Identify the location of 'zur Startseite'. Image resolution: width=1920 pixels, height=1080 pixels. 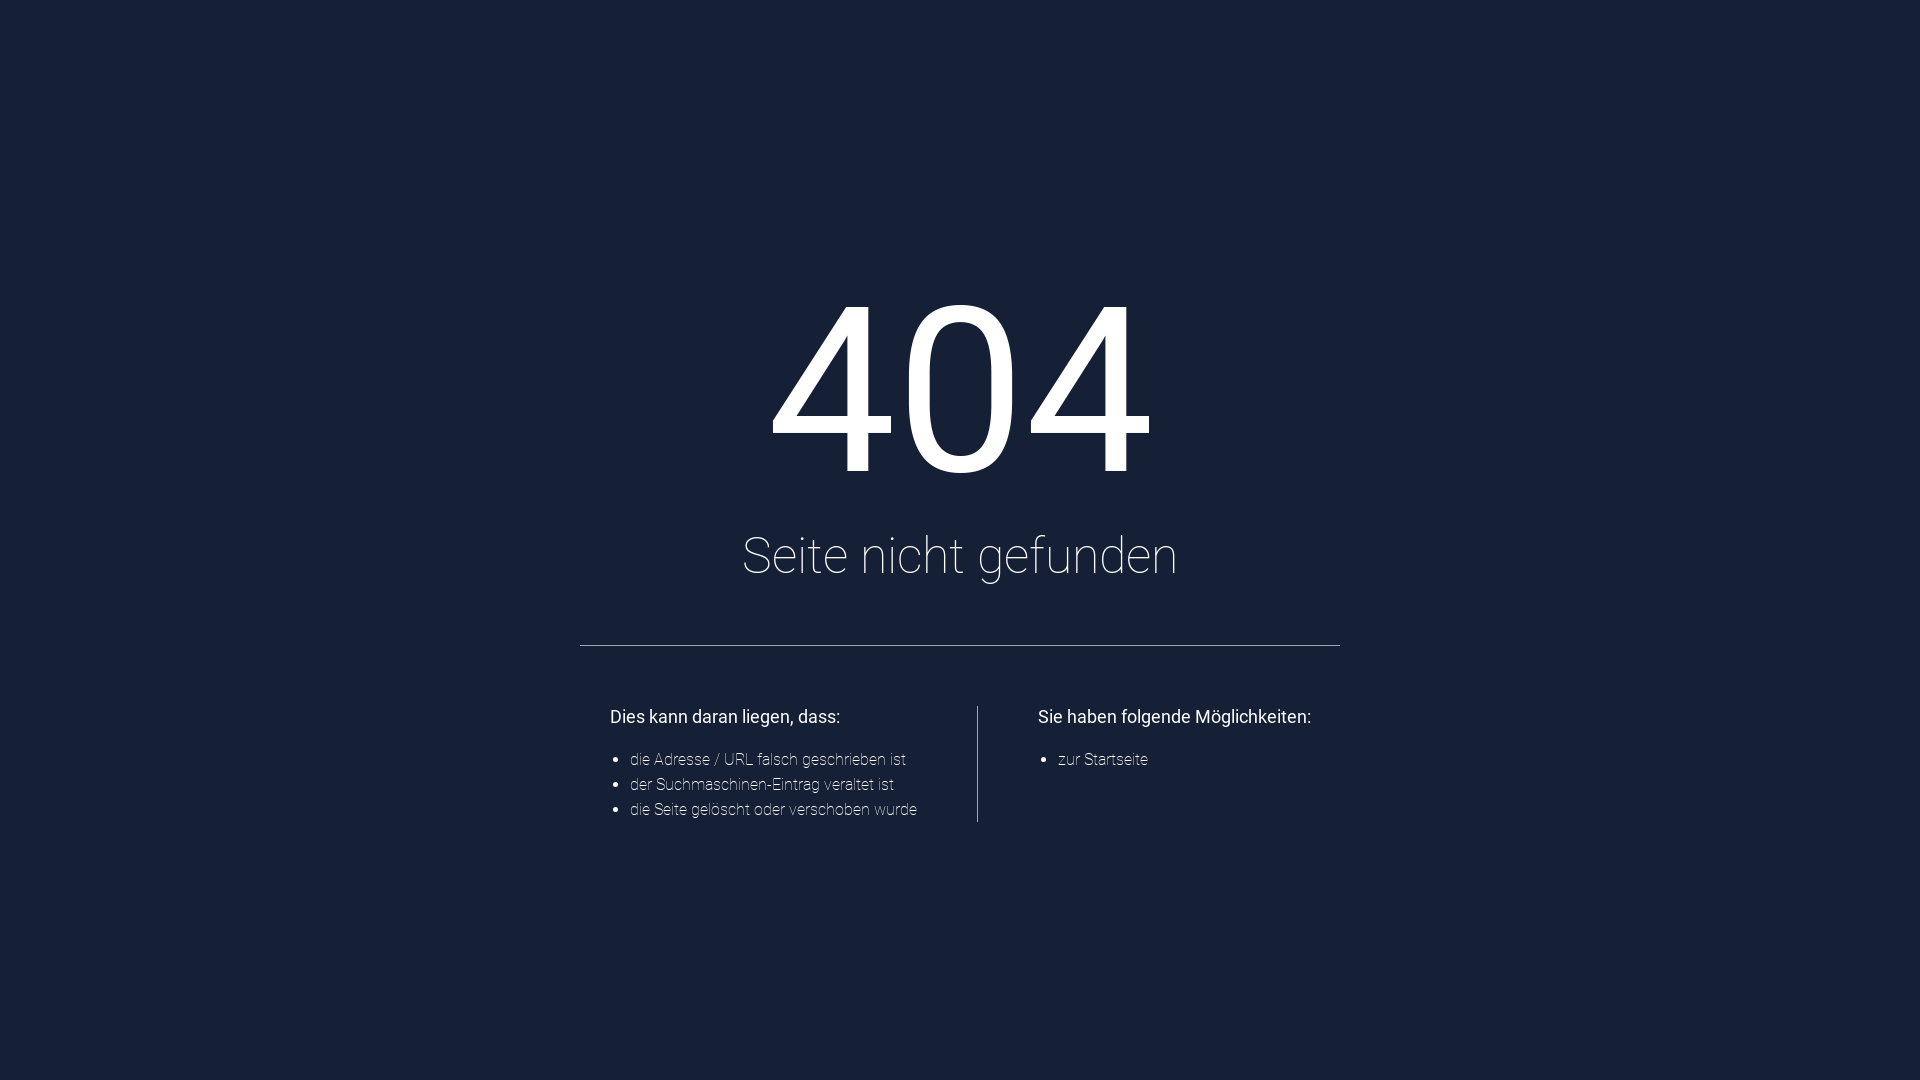
(1056, 759).